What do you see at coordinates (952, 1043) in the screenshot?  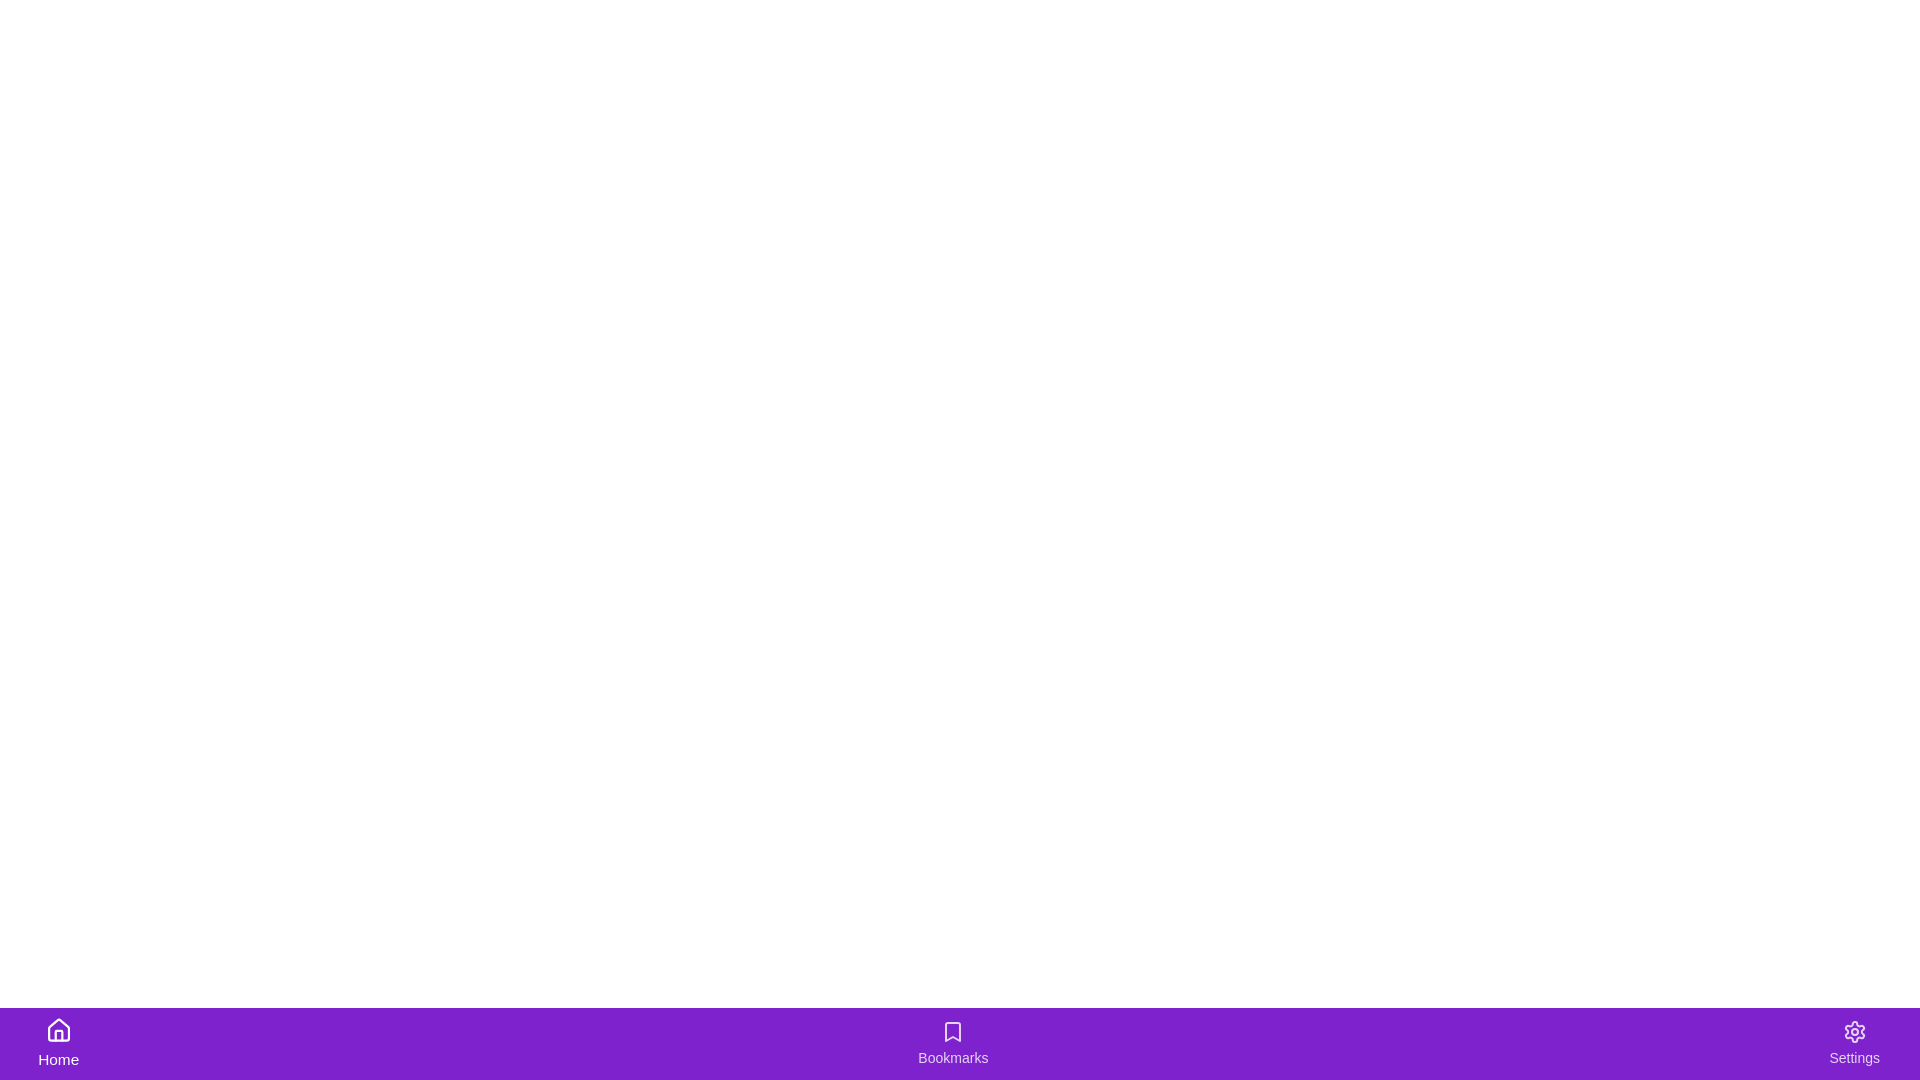 I see `the Bookmarks tab to observe its hover effects` at bounding box center [952, 1043].